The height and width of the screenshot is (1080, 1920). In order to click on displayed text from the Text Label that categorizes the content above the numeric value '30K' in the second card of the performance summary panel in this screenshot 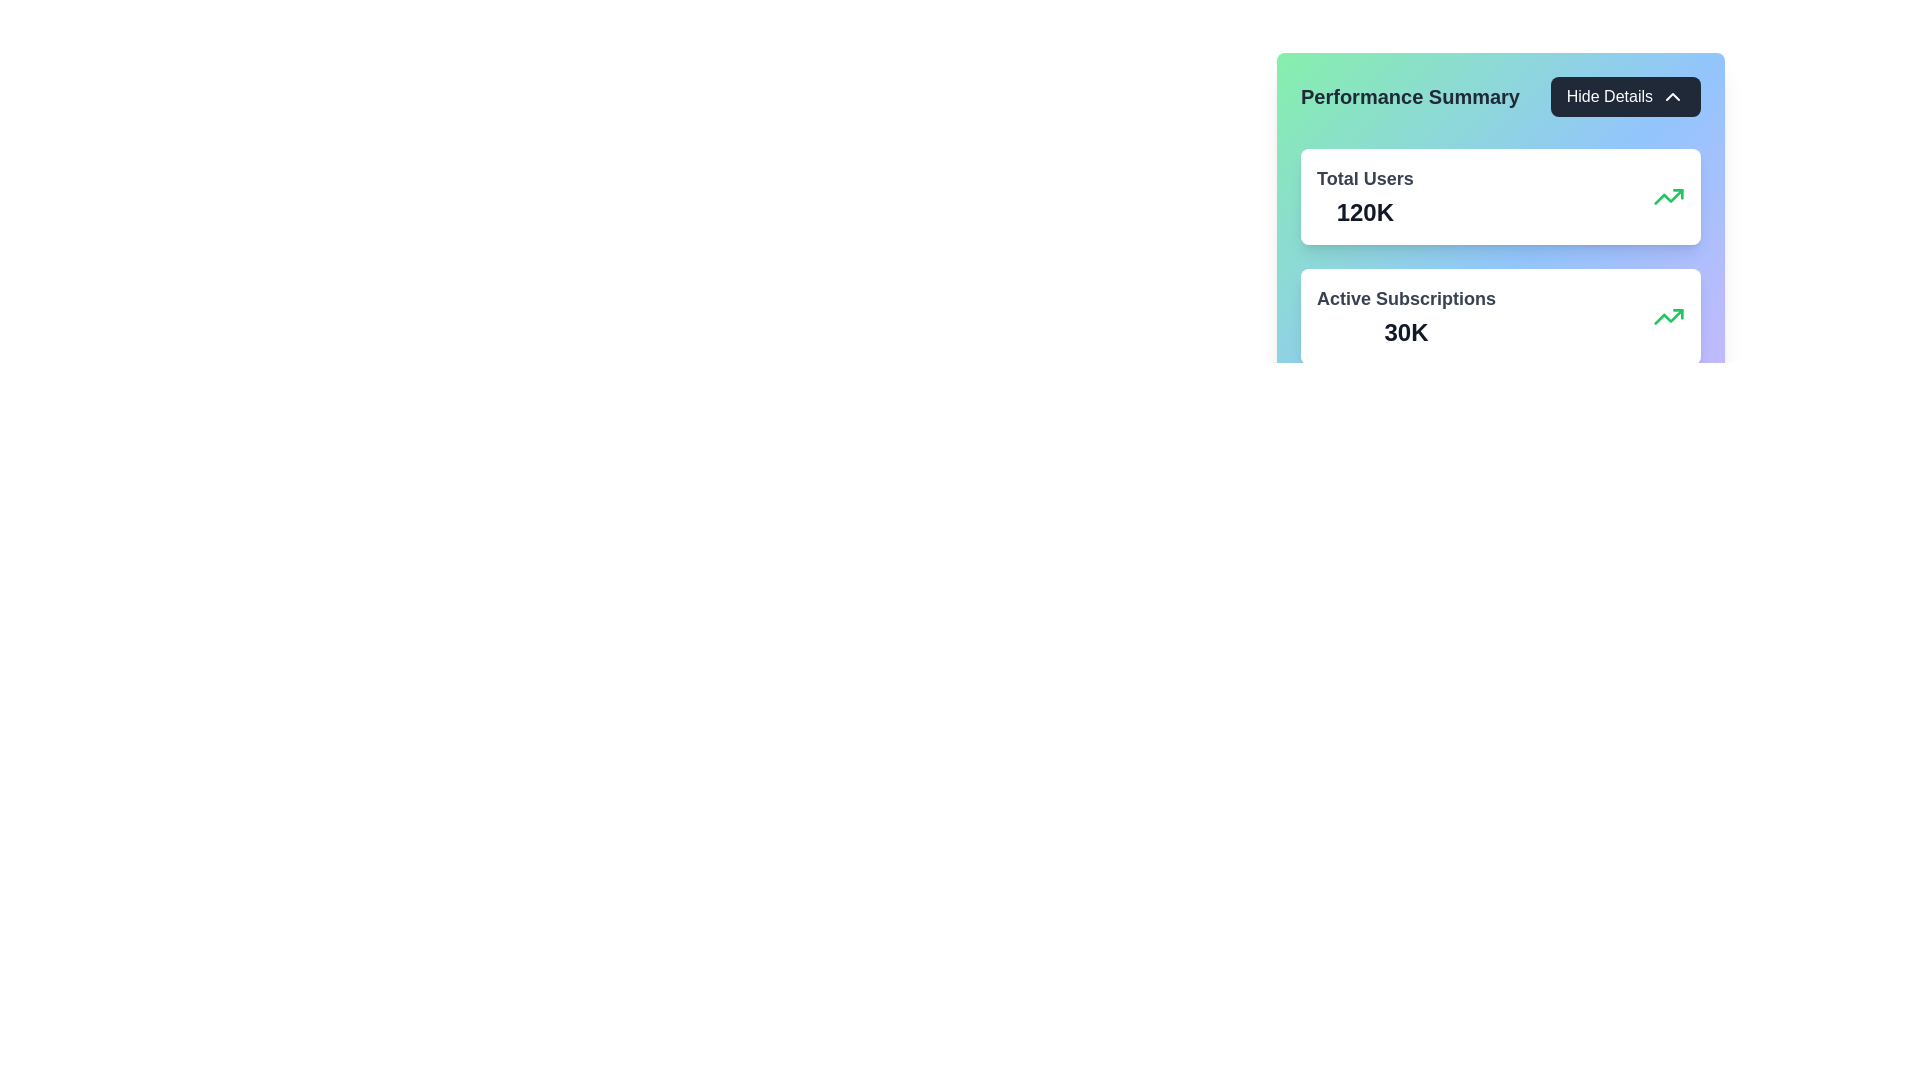, I will do `click(1405, 299)`.